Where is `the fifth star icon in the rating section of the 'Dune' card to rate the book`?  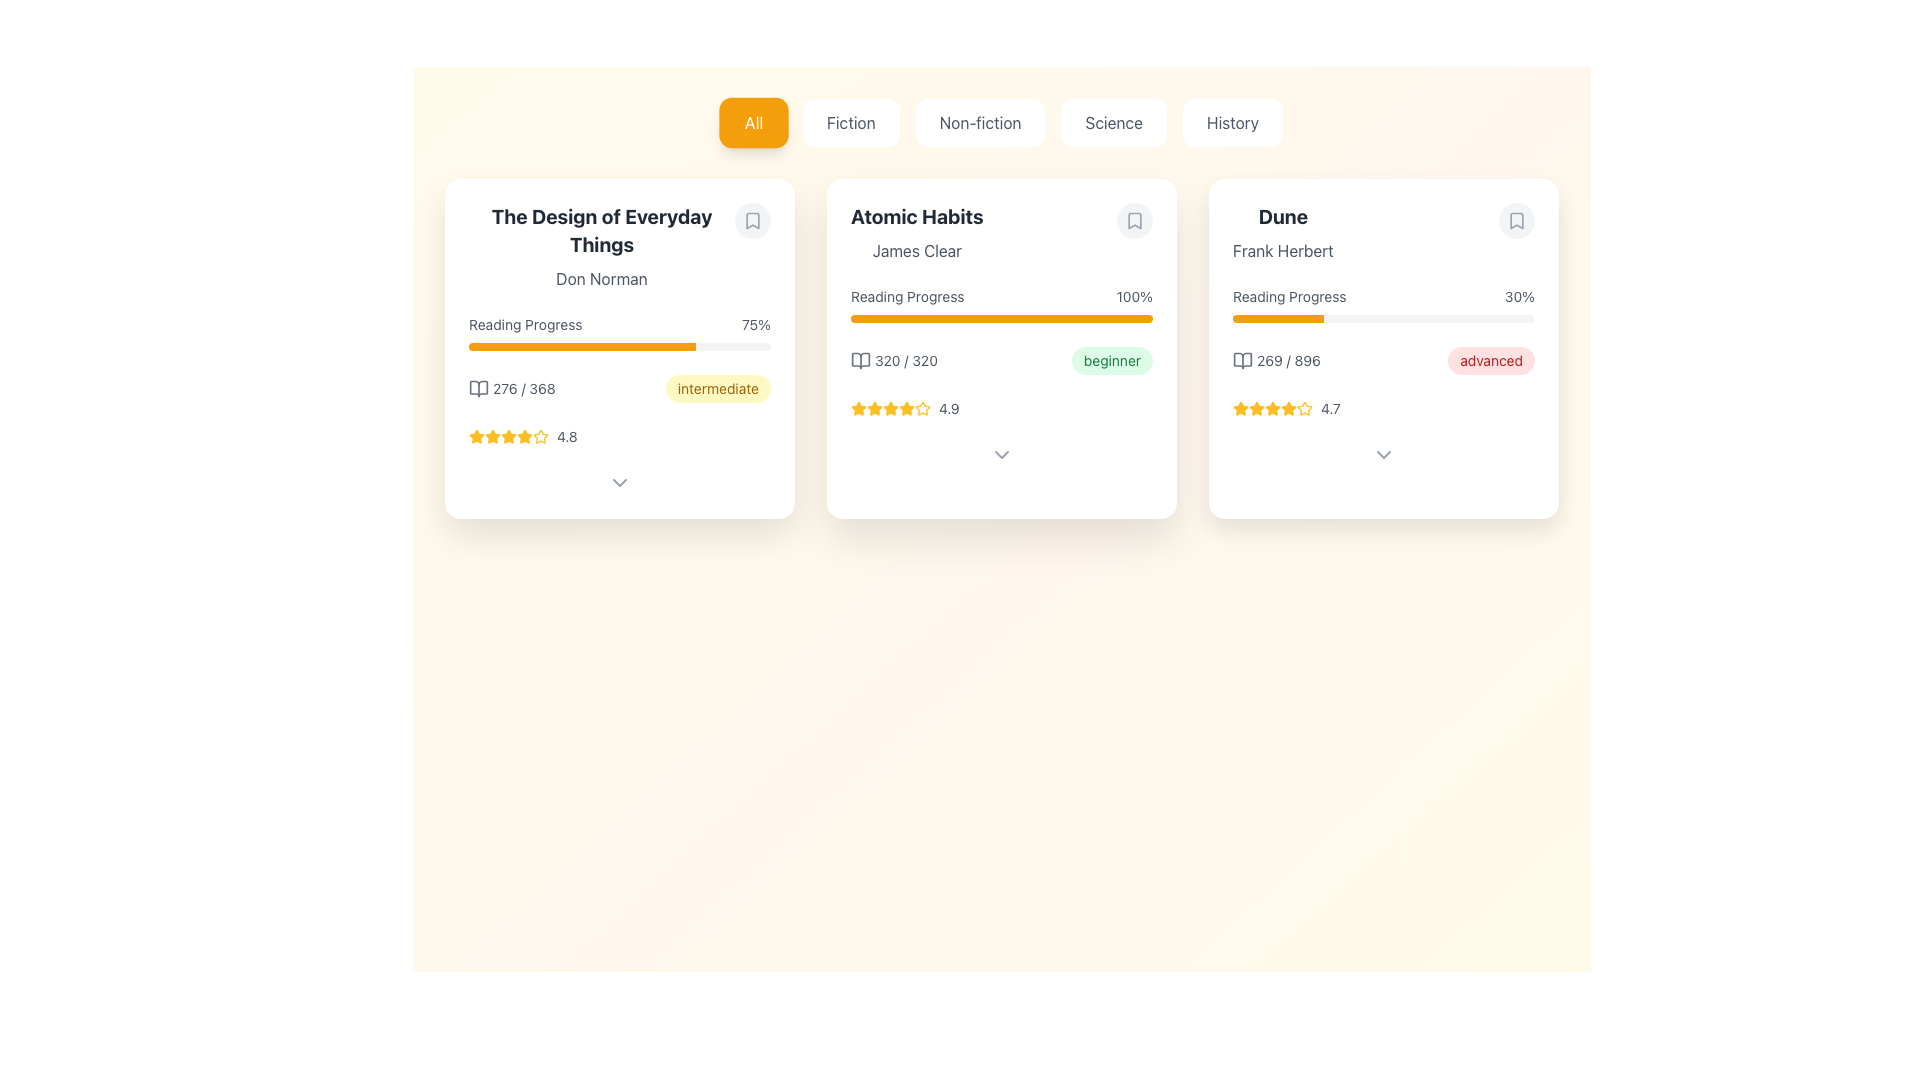
the fifth star icon in the rating section of the 'Dune' card to rate the book is located at coordinates (1305, 407).